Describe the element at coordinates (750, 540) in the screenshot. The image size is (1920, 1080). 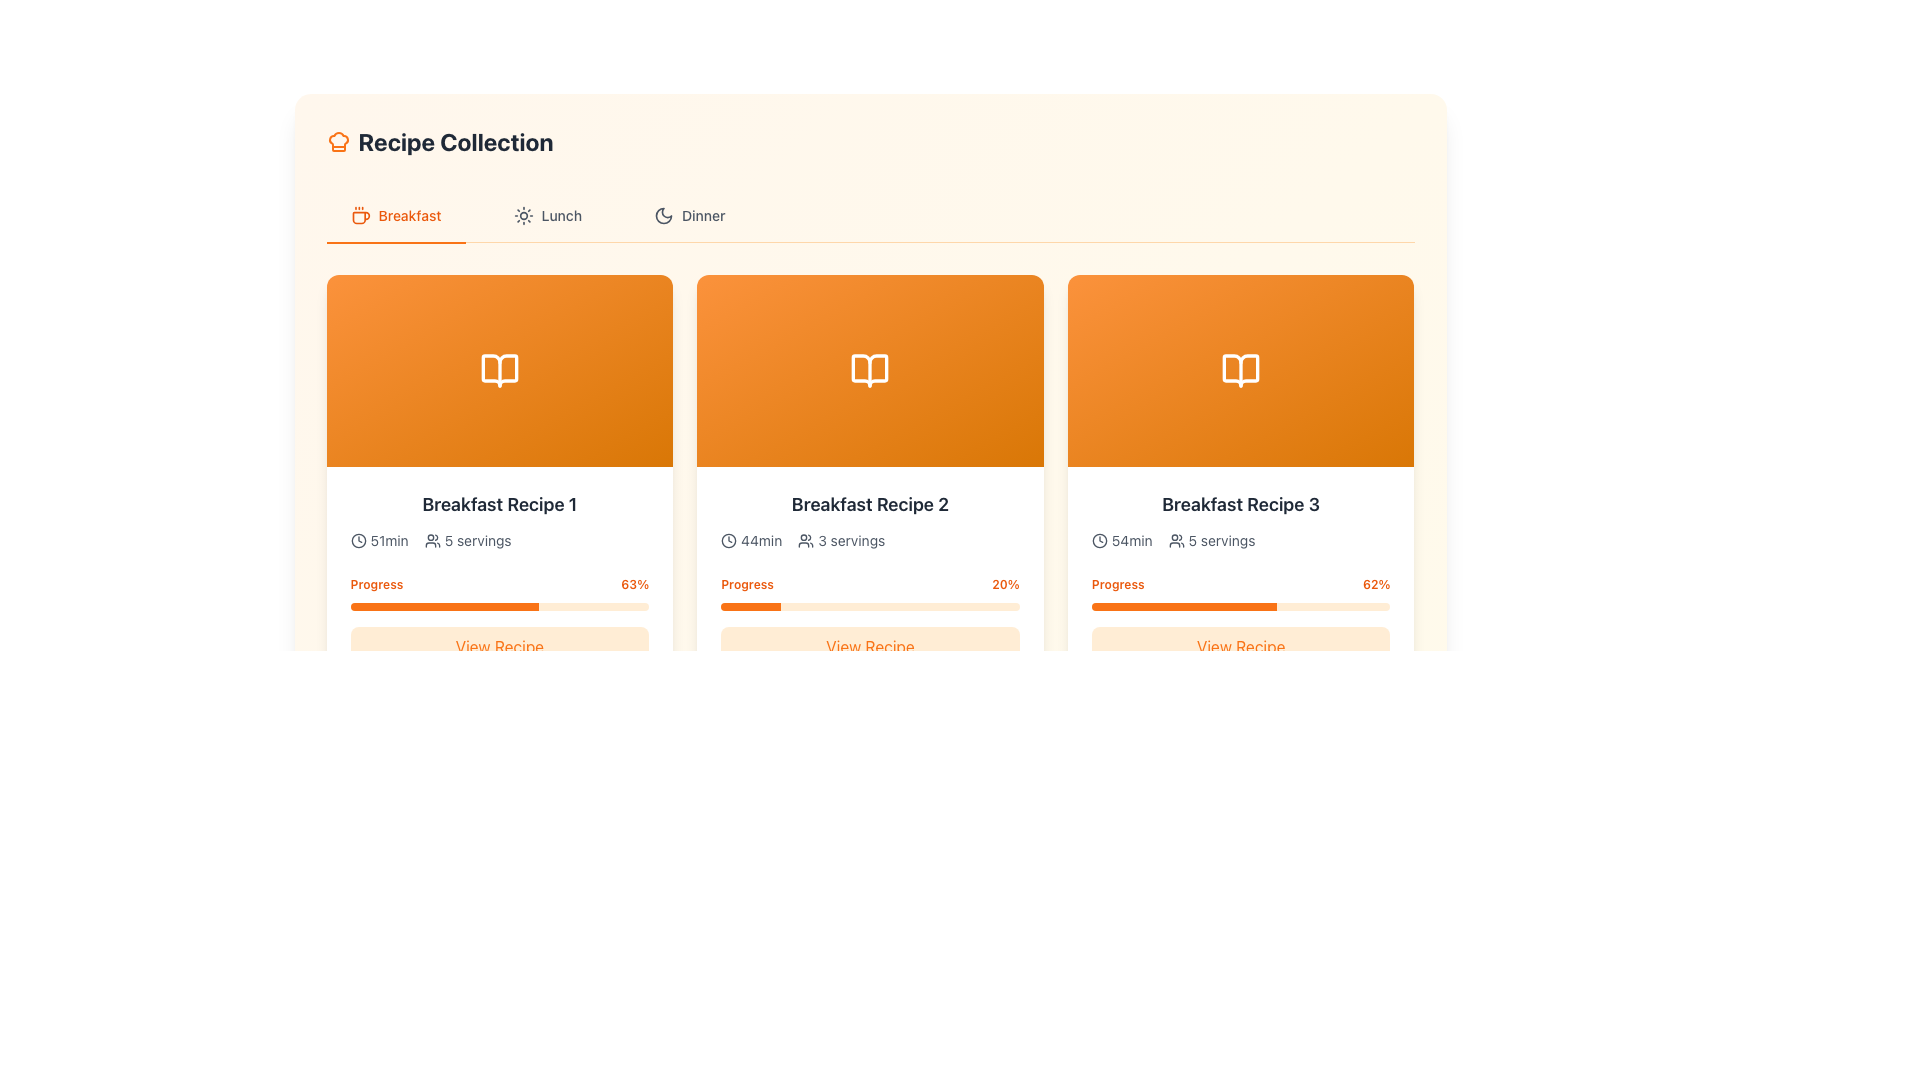
I see `time displayed in the informational label with a clock icon, showing '44min', located in the upper-left region of the 'Breakfast Recipe 2' section` at that location.